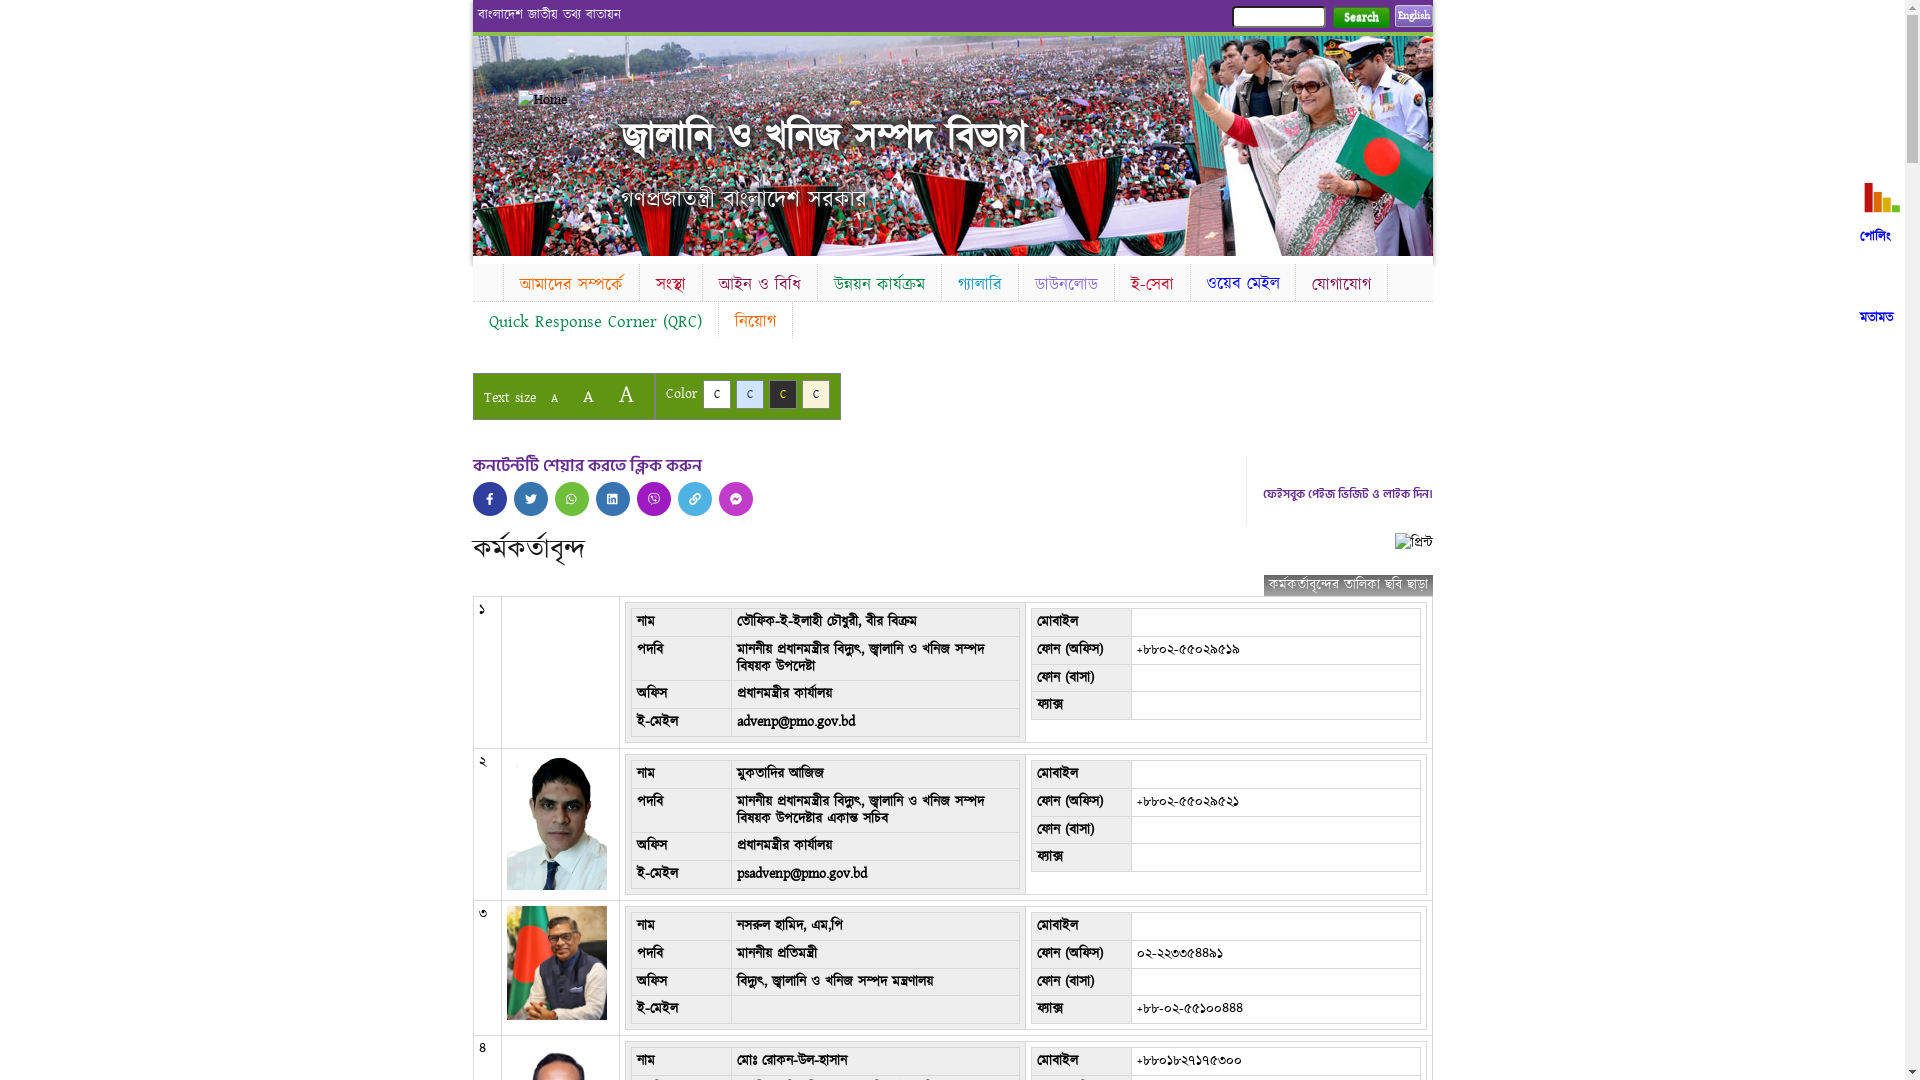 The image size is (1920, 1080). Describe the element at coordinates (1411, 15) in the screenshot. I see `'English'` at that location.